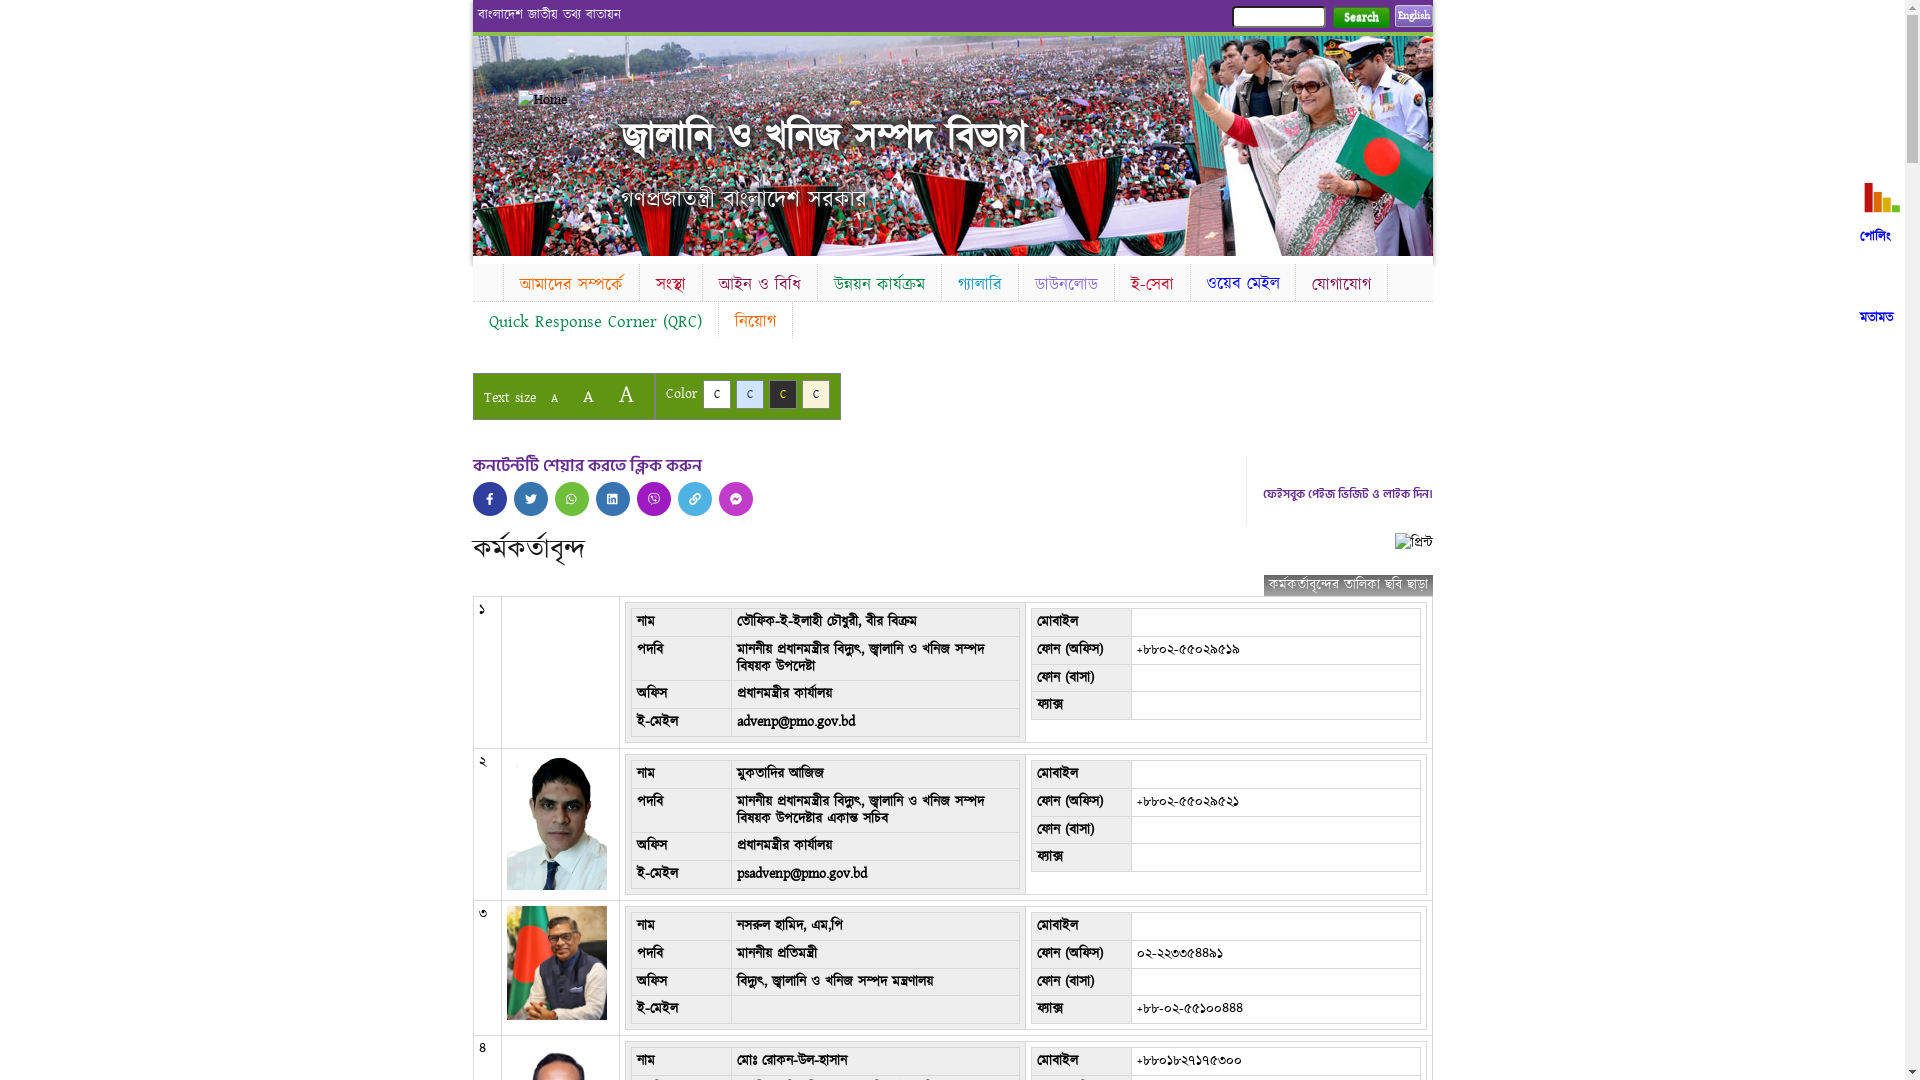 The image size is (1920, 1080). Describe the element at coordinates (1411, 15) in the screenshot. I see `'English'` at that location.